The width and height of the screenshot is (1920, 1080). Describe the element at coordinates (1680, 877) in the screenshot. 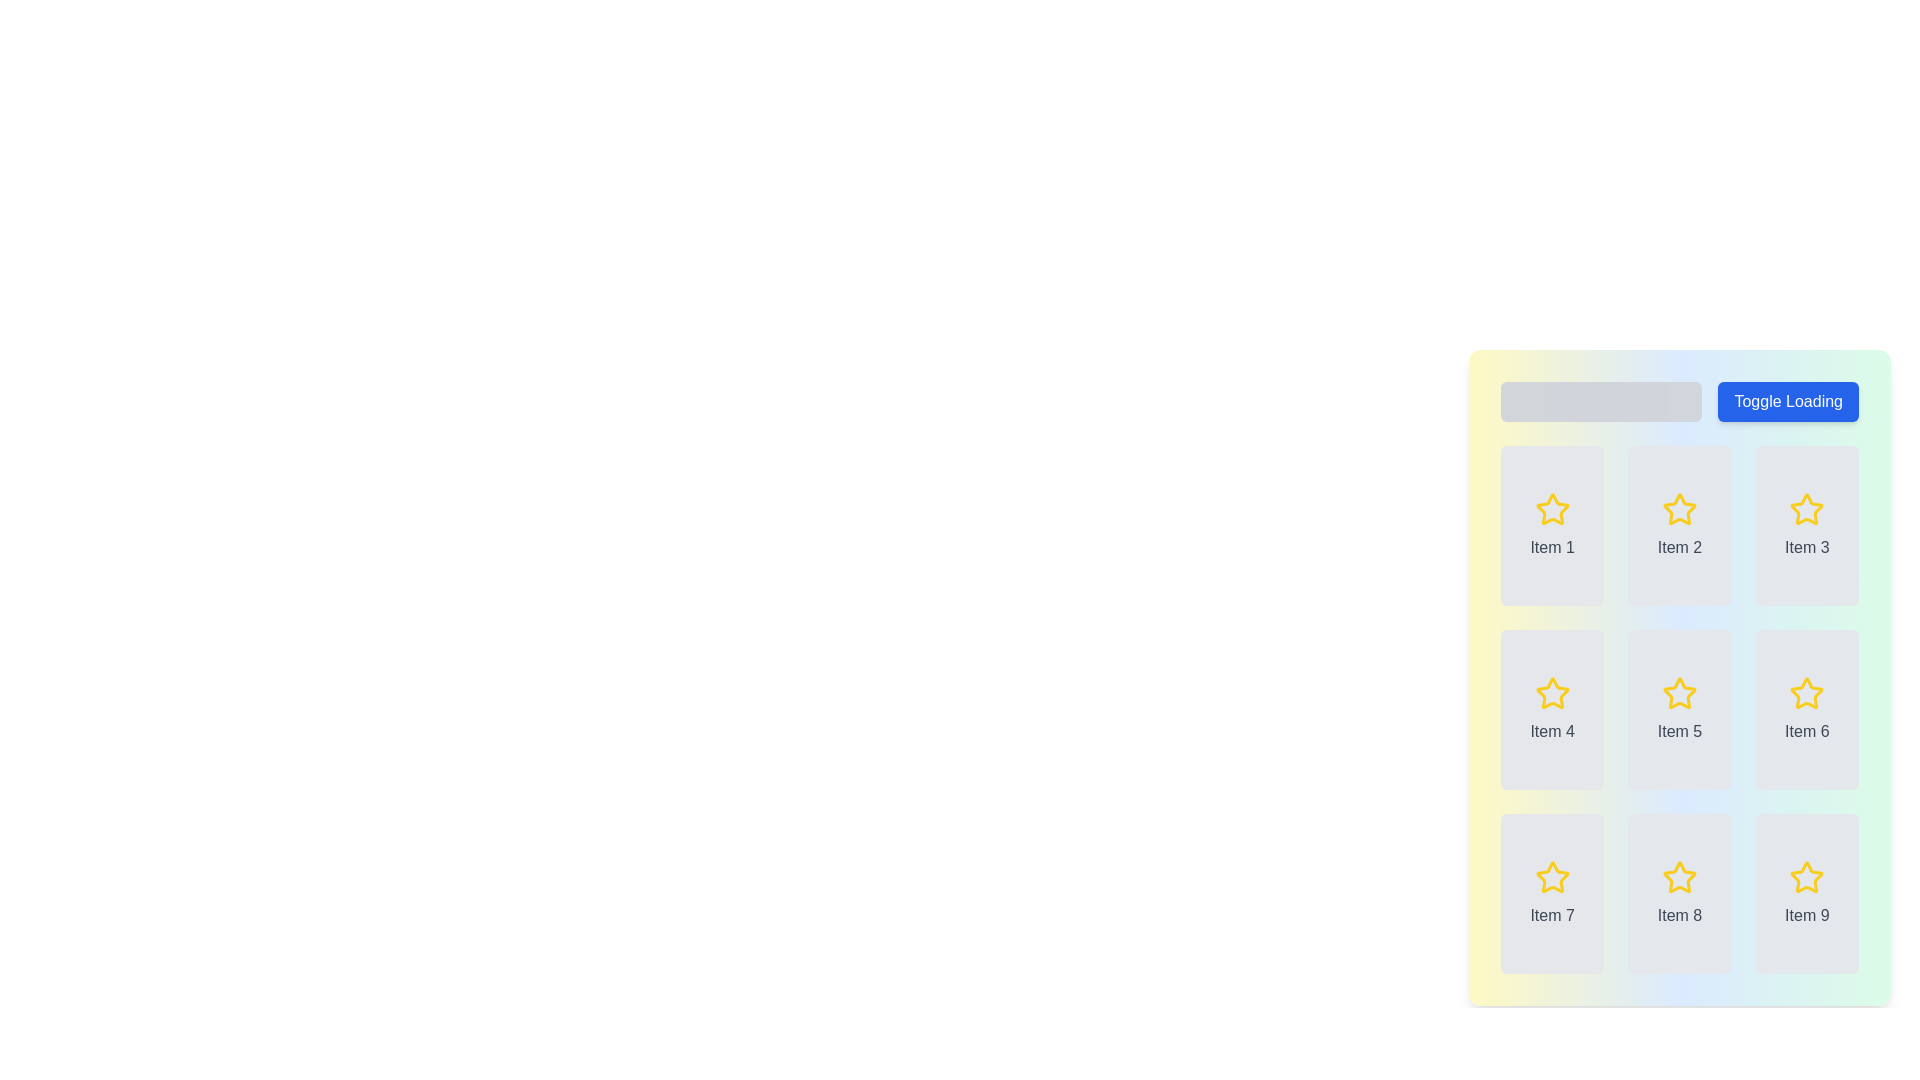

I see `the star icon for 'Item 8'` at that location.